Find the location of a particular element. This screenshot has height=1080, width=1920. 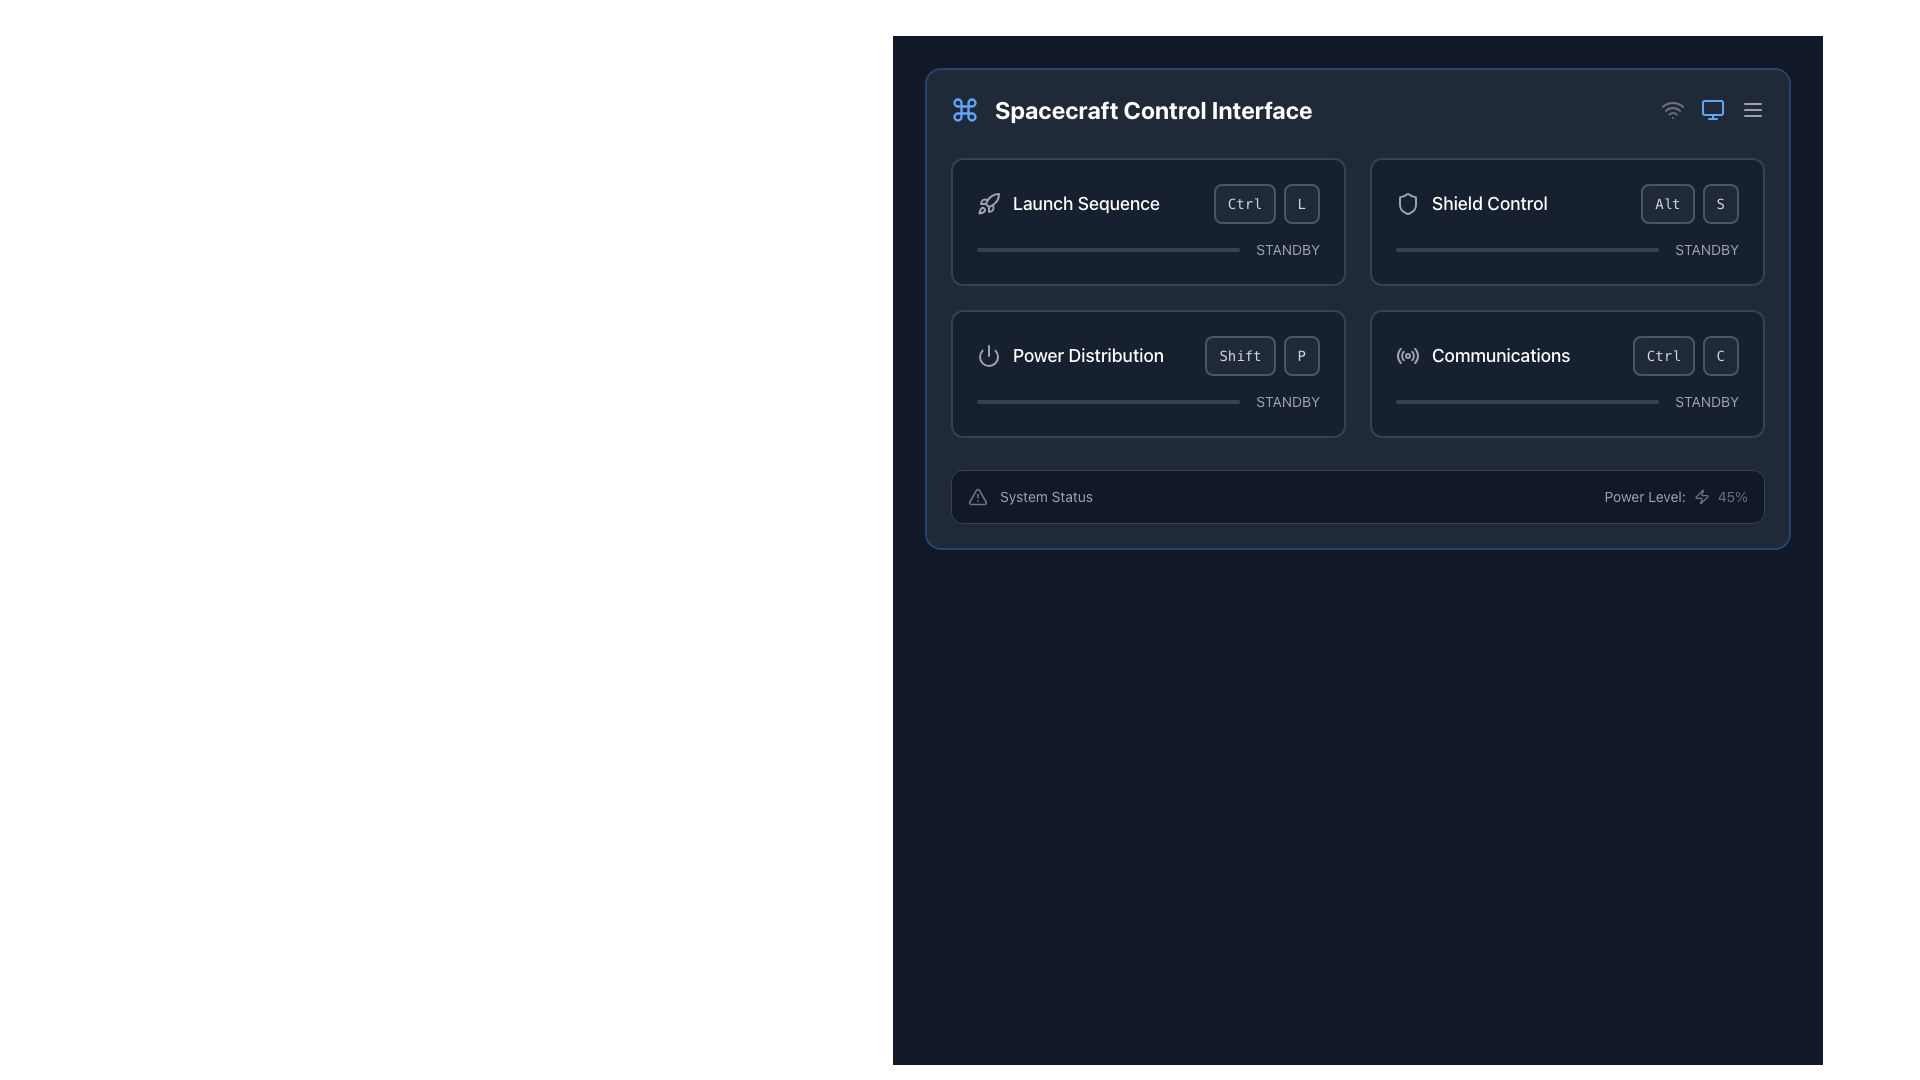

the shield control icon located in the top-right quadrant of the 'Spacecraft Control Interface' panel, next to its label is located at coordinates (1406, 204).